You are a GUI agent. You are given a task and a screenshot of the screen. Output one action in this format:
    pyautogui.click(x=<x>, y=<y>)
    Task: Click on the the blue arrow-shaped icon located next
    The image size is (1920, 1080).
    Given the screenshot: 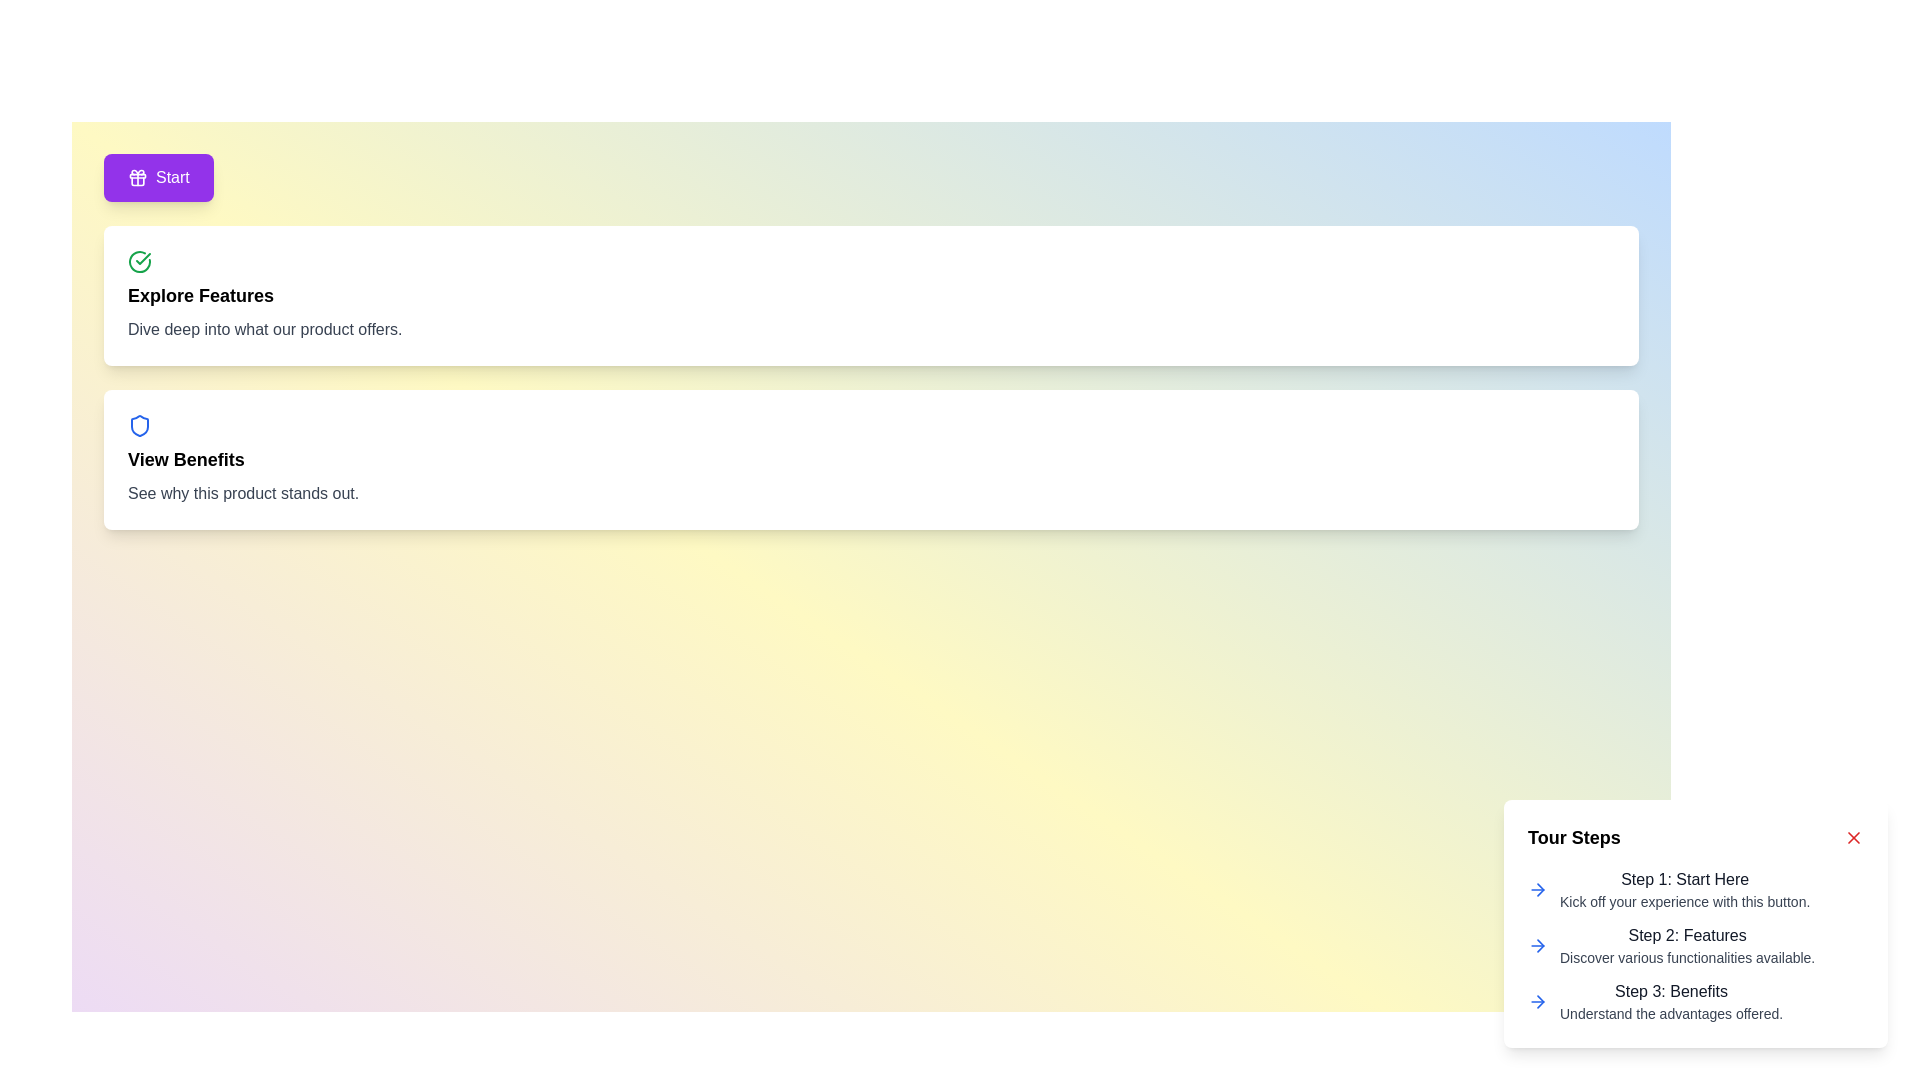 What is the action you would take?
    pyautogui.click(x=1536, y=889)
    